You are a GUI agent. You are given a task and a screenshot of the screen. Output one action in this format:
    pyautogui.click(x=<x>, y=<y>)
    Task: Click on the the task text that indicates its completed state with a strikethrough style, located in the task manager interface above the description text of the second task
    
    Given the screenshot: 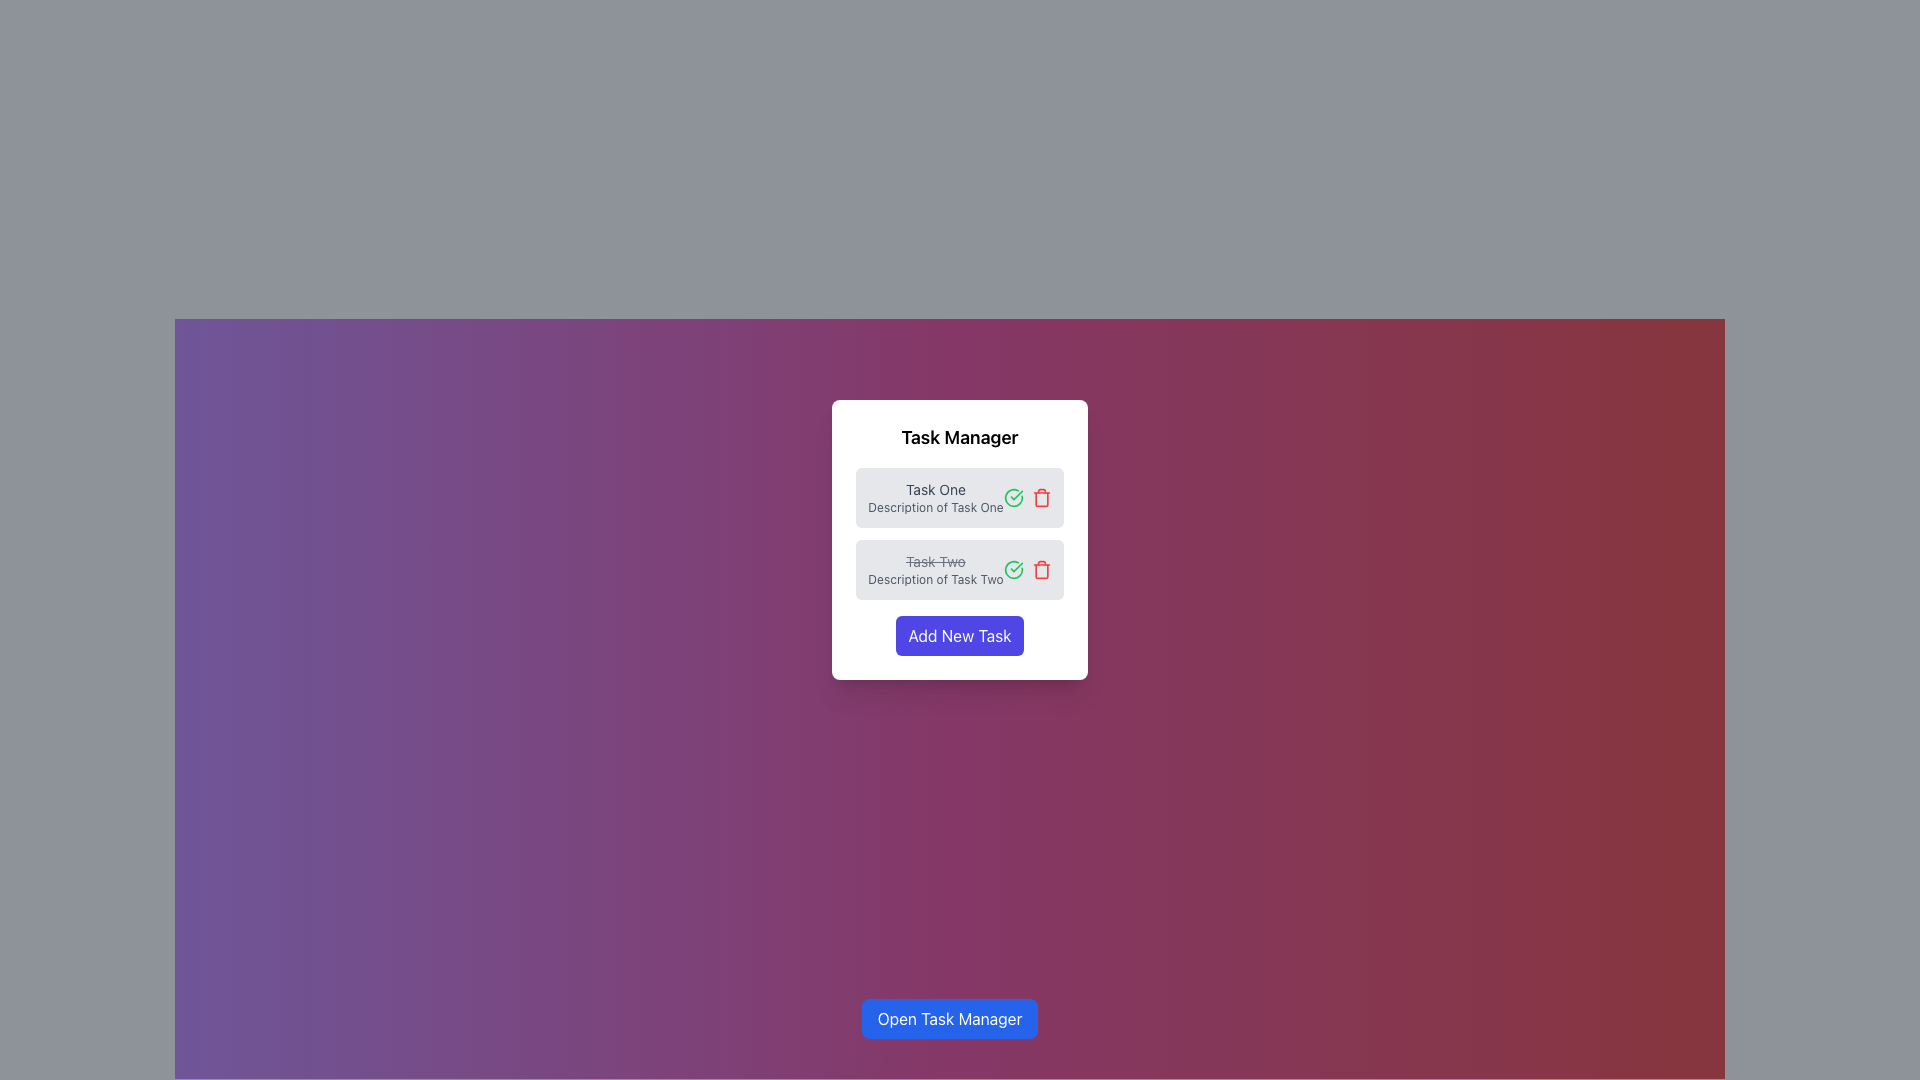 What is the action you would take?
    pyautogui.click(x=935, y=562)
    